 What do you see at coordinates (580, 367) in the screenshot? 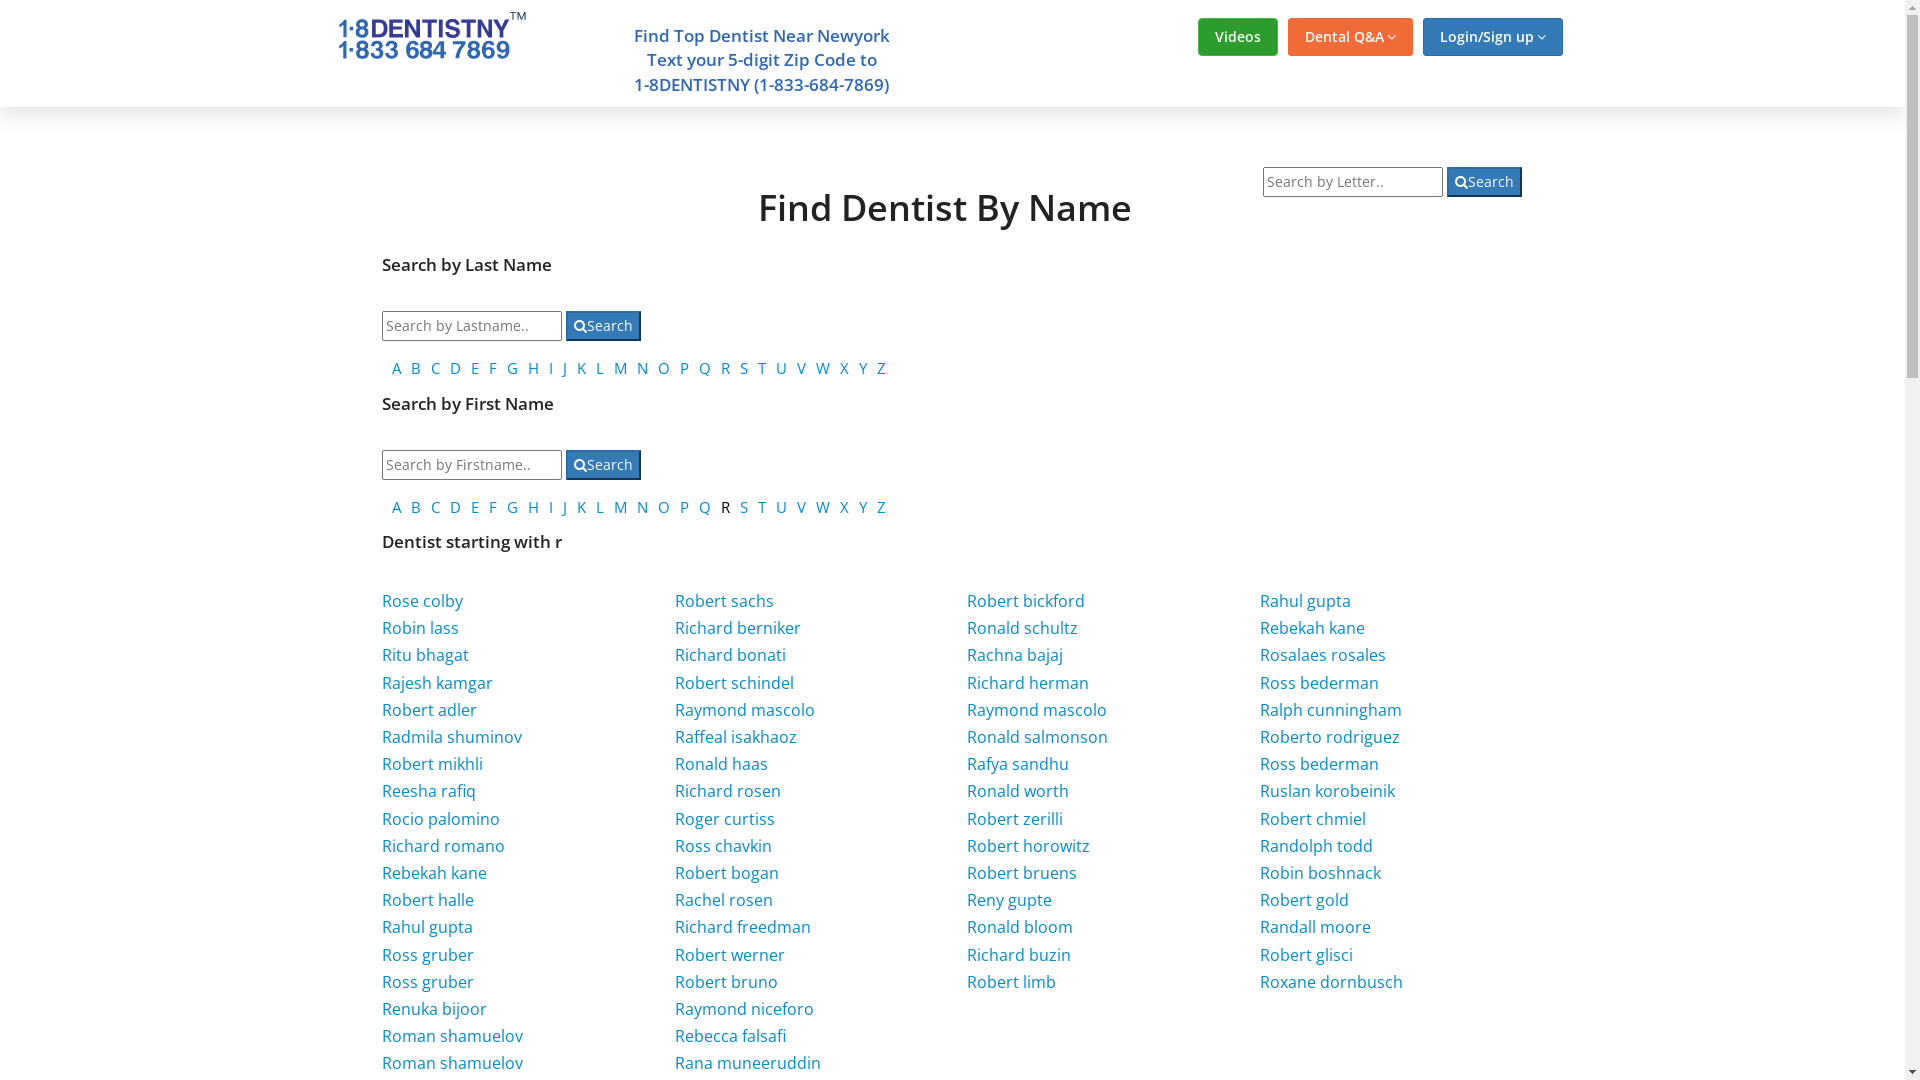
I see `'K'` at bounding box center [580, 367].